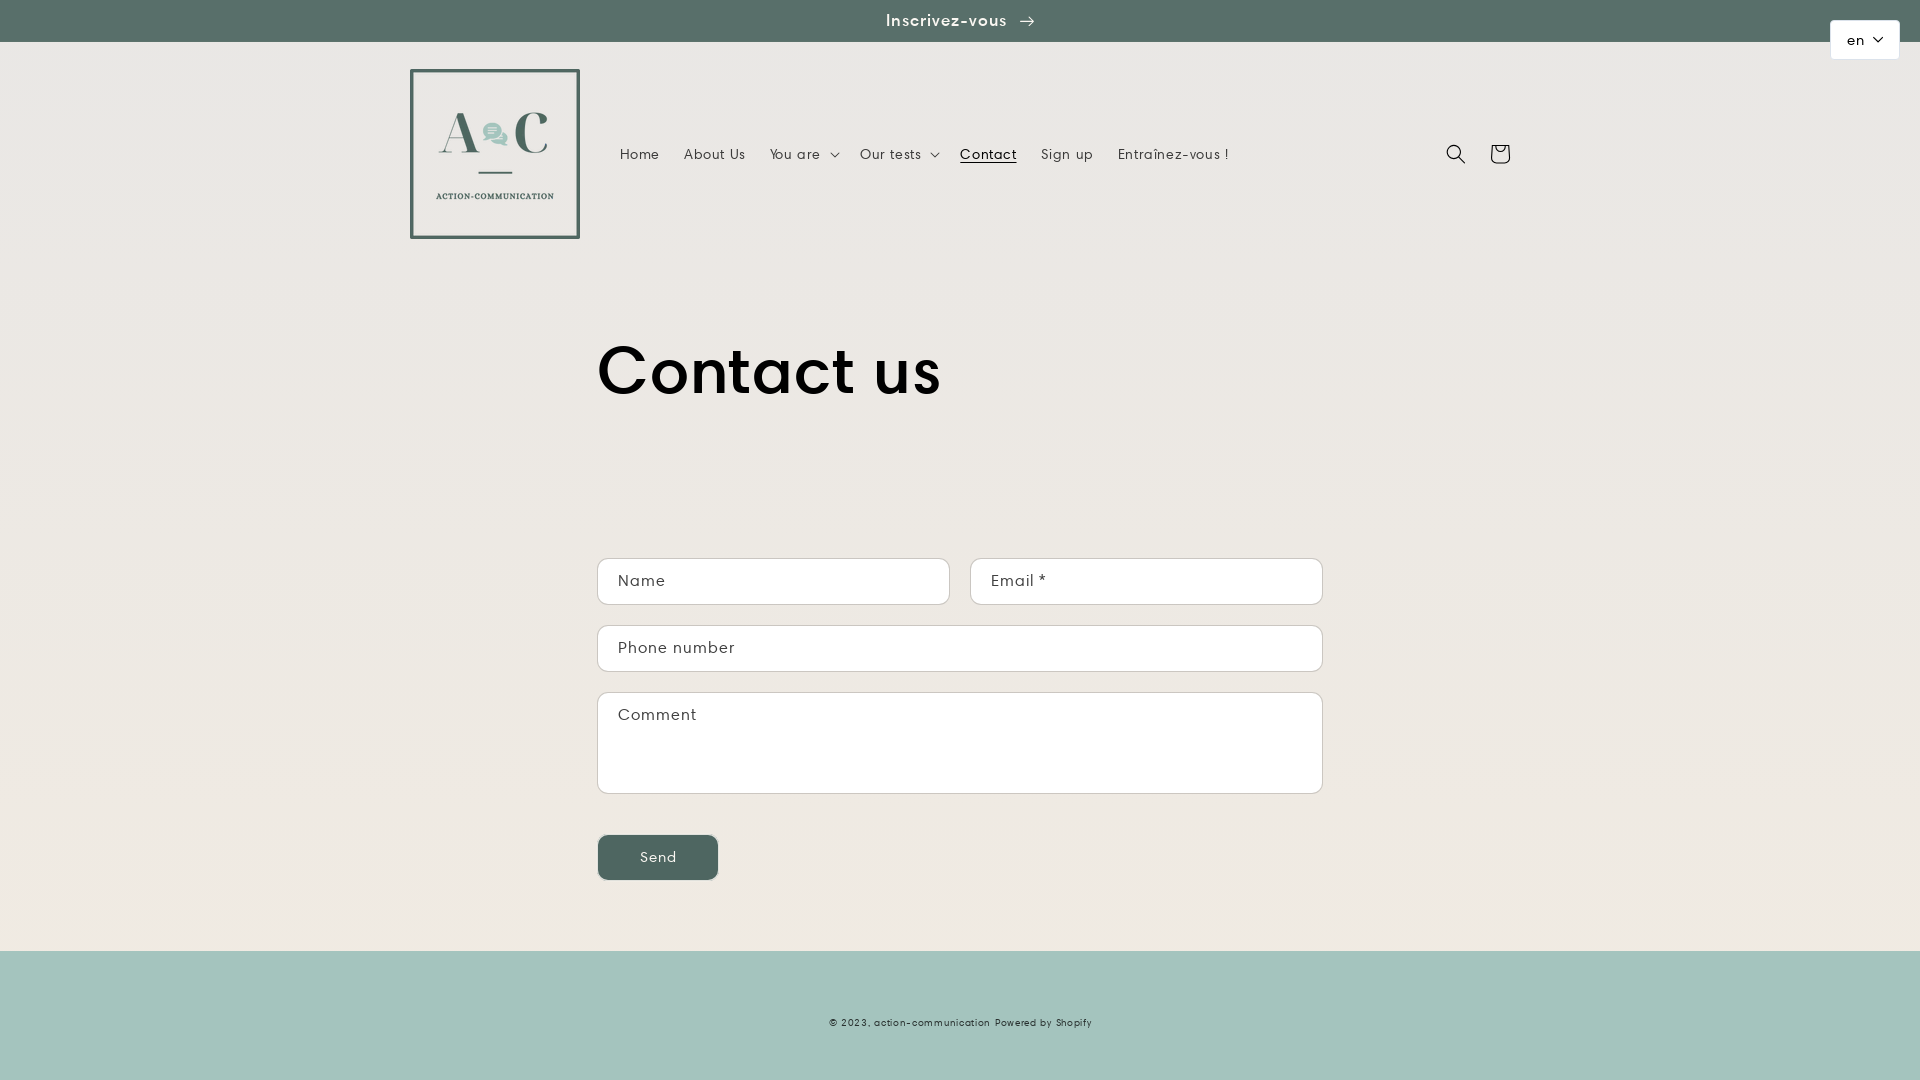 The image size is (1920, 1080). Describe the element at coordinates (1864, 39) in the screenshot. I see `'en'` at that location.